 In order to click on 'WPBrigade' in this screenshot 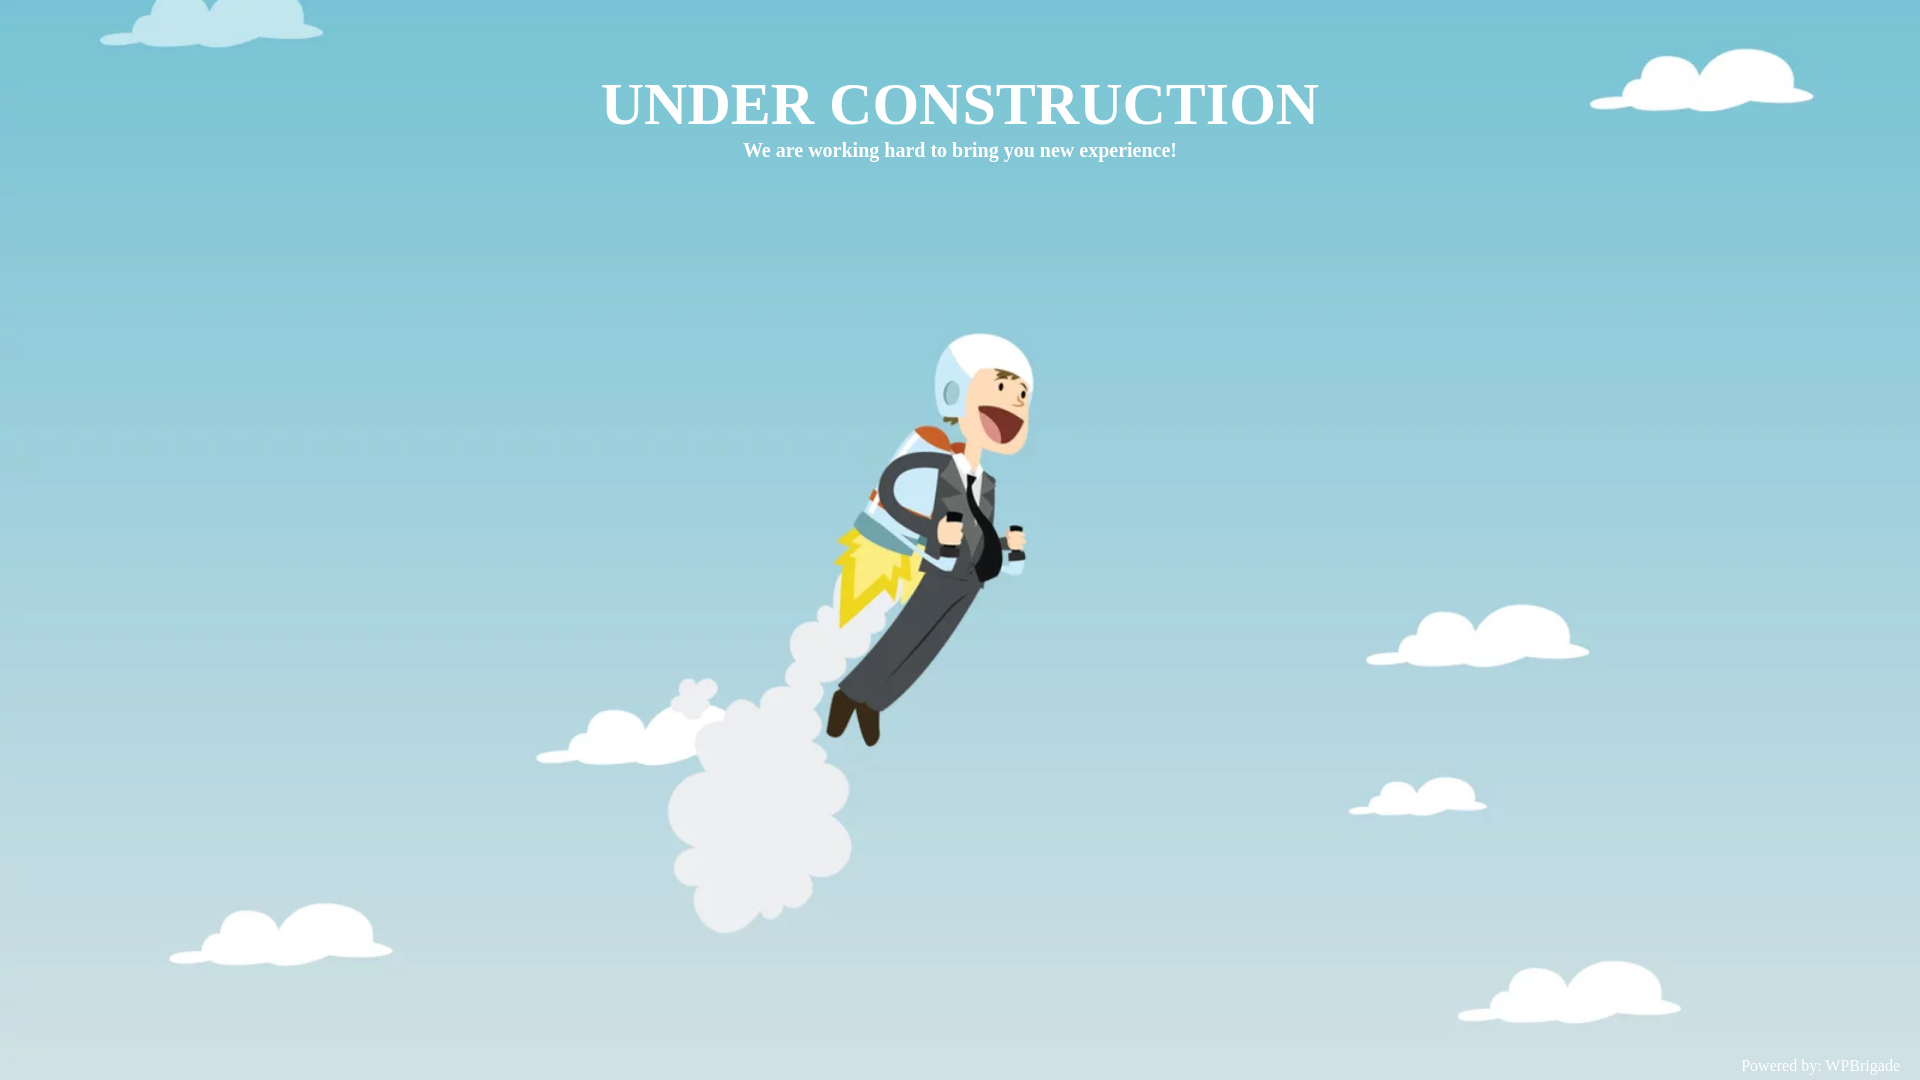, I will do `click(1861, 1064)`.